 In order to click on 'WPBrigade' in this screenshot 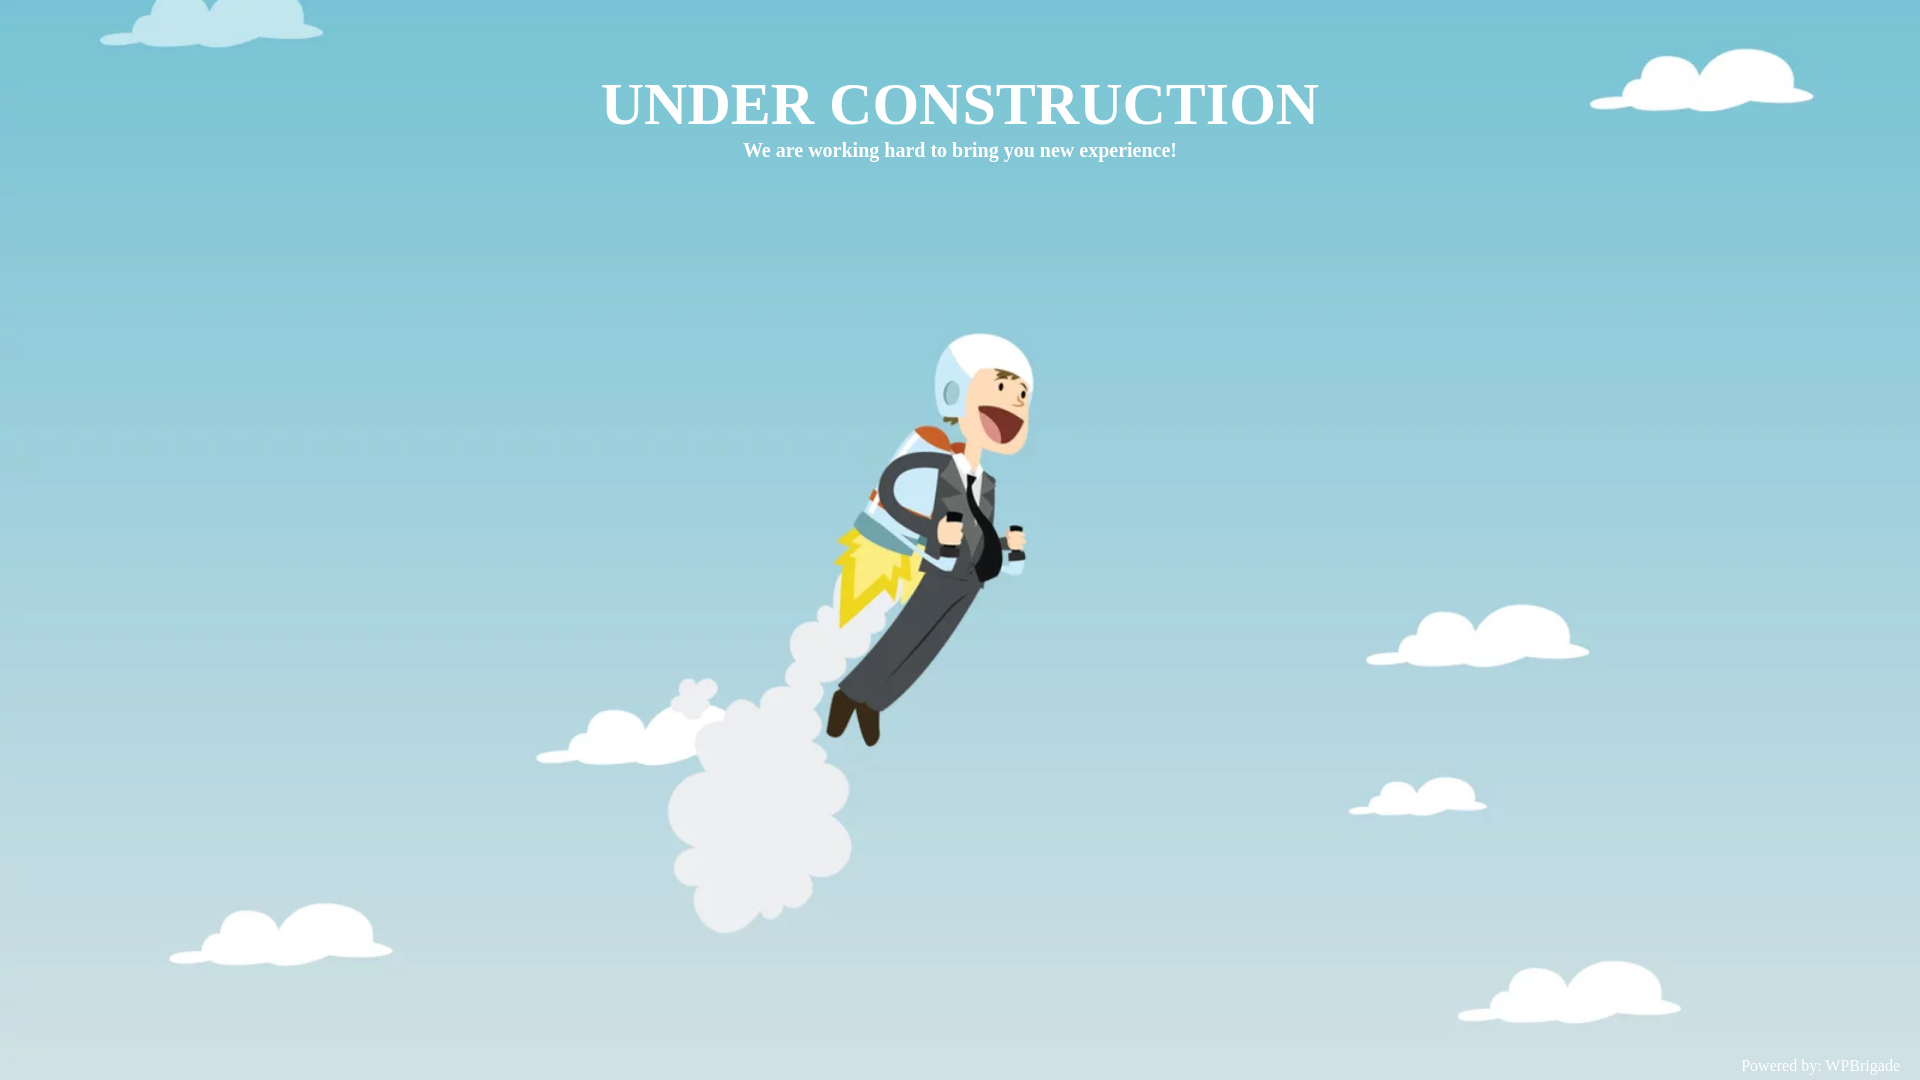, I will do `click(1861, 1064)`.